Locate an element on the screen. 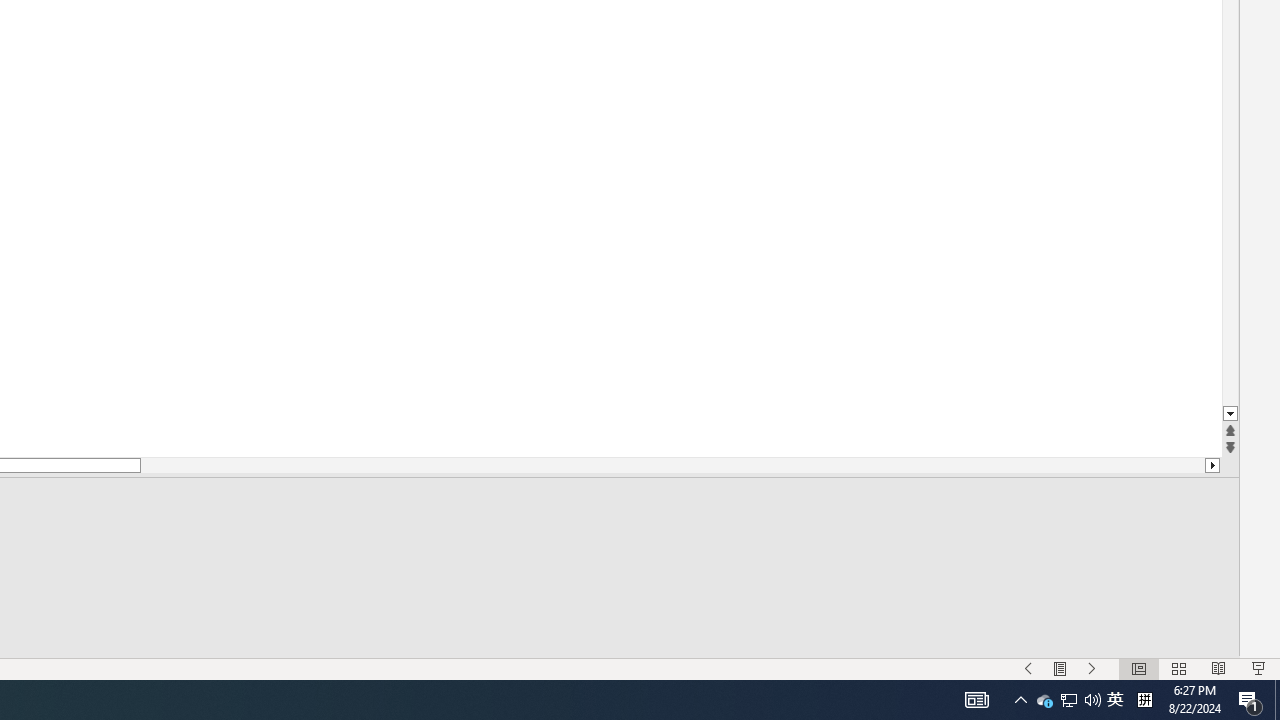 The image size is (1280, 720). 'Notification Chevron' is located at coordinates (1044, 698).